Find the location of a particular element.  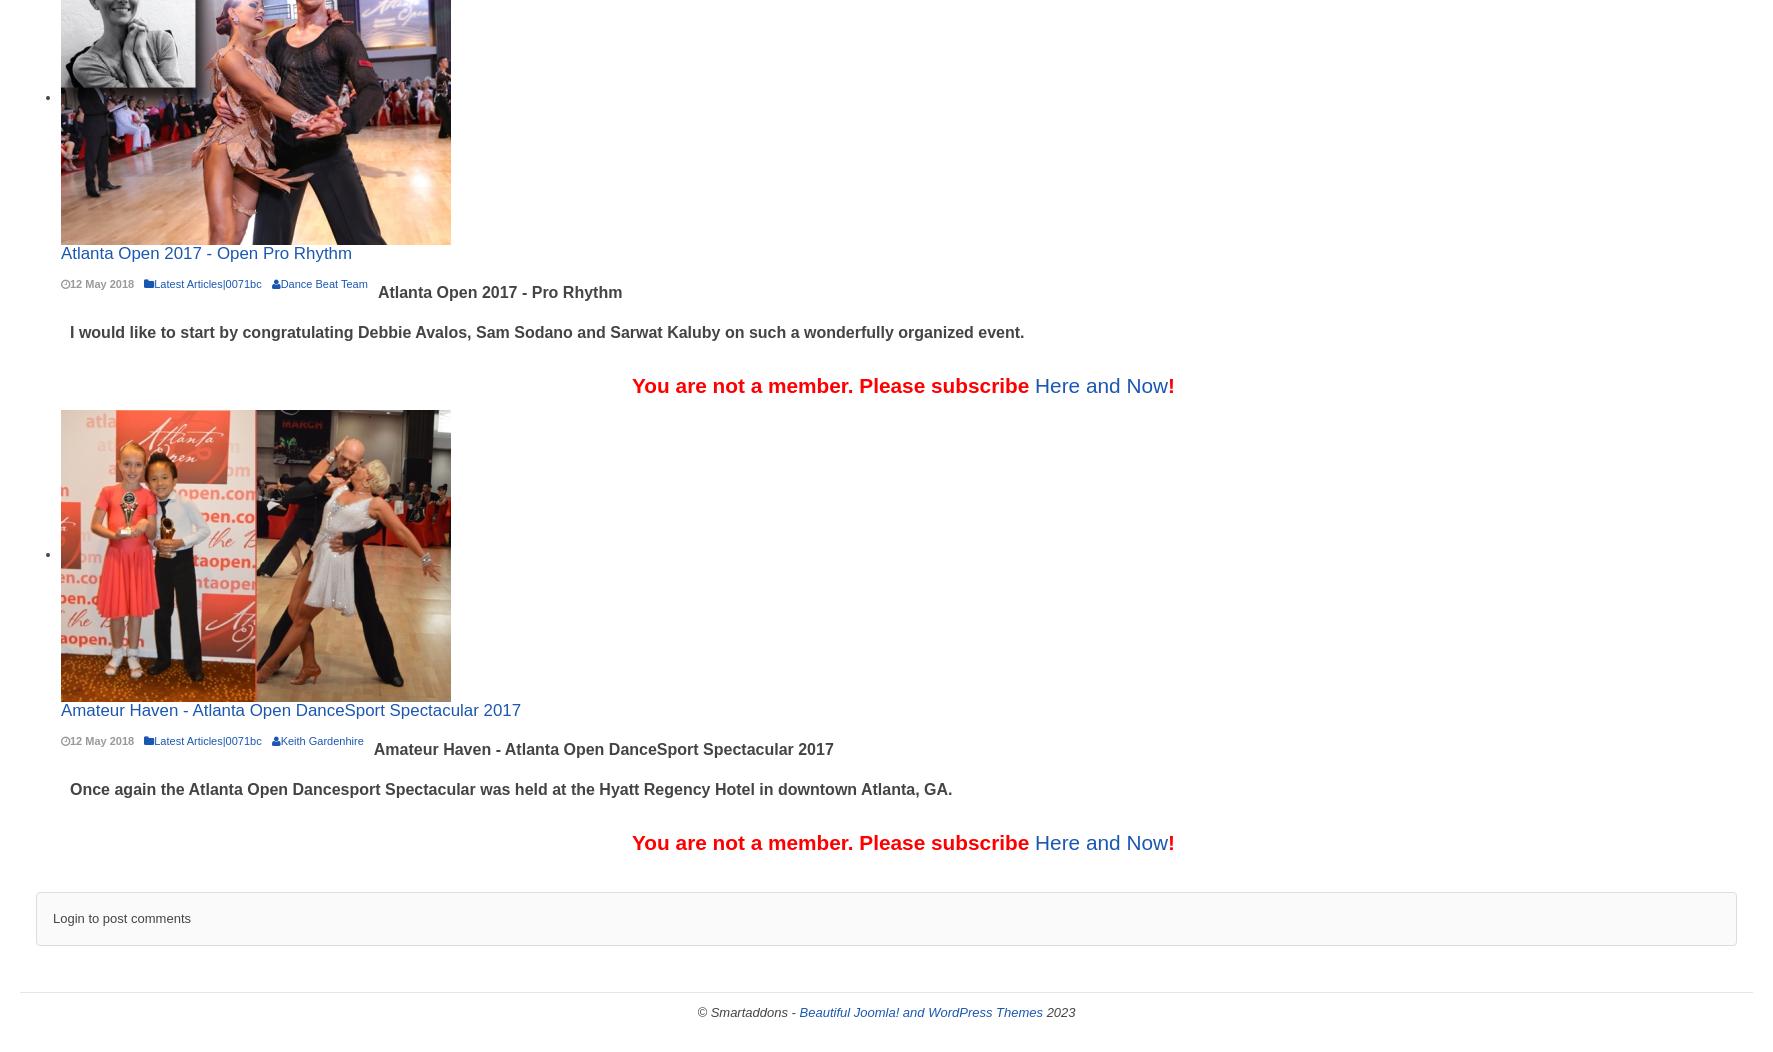

'Login to post comments' is located at coordinates (121, 918).